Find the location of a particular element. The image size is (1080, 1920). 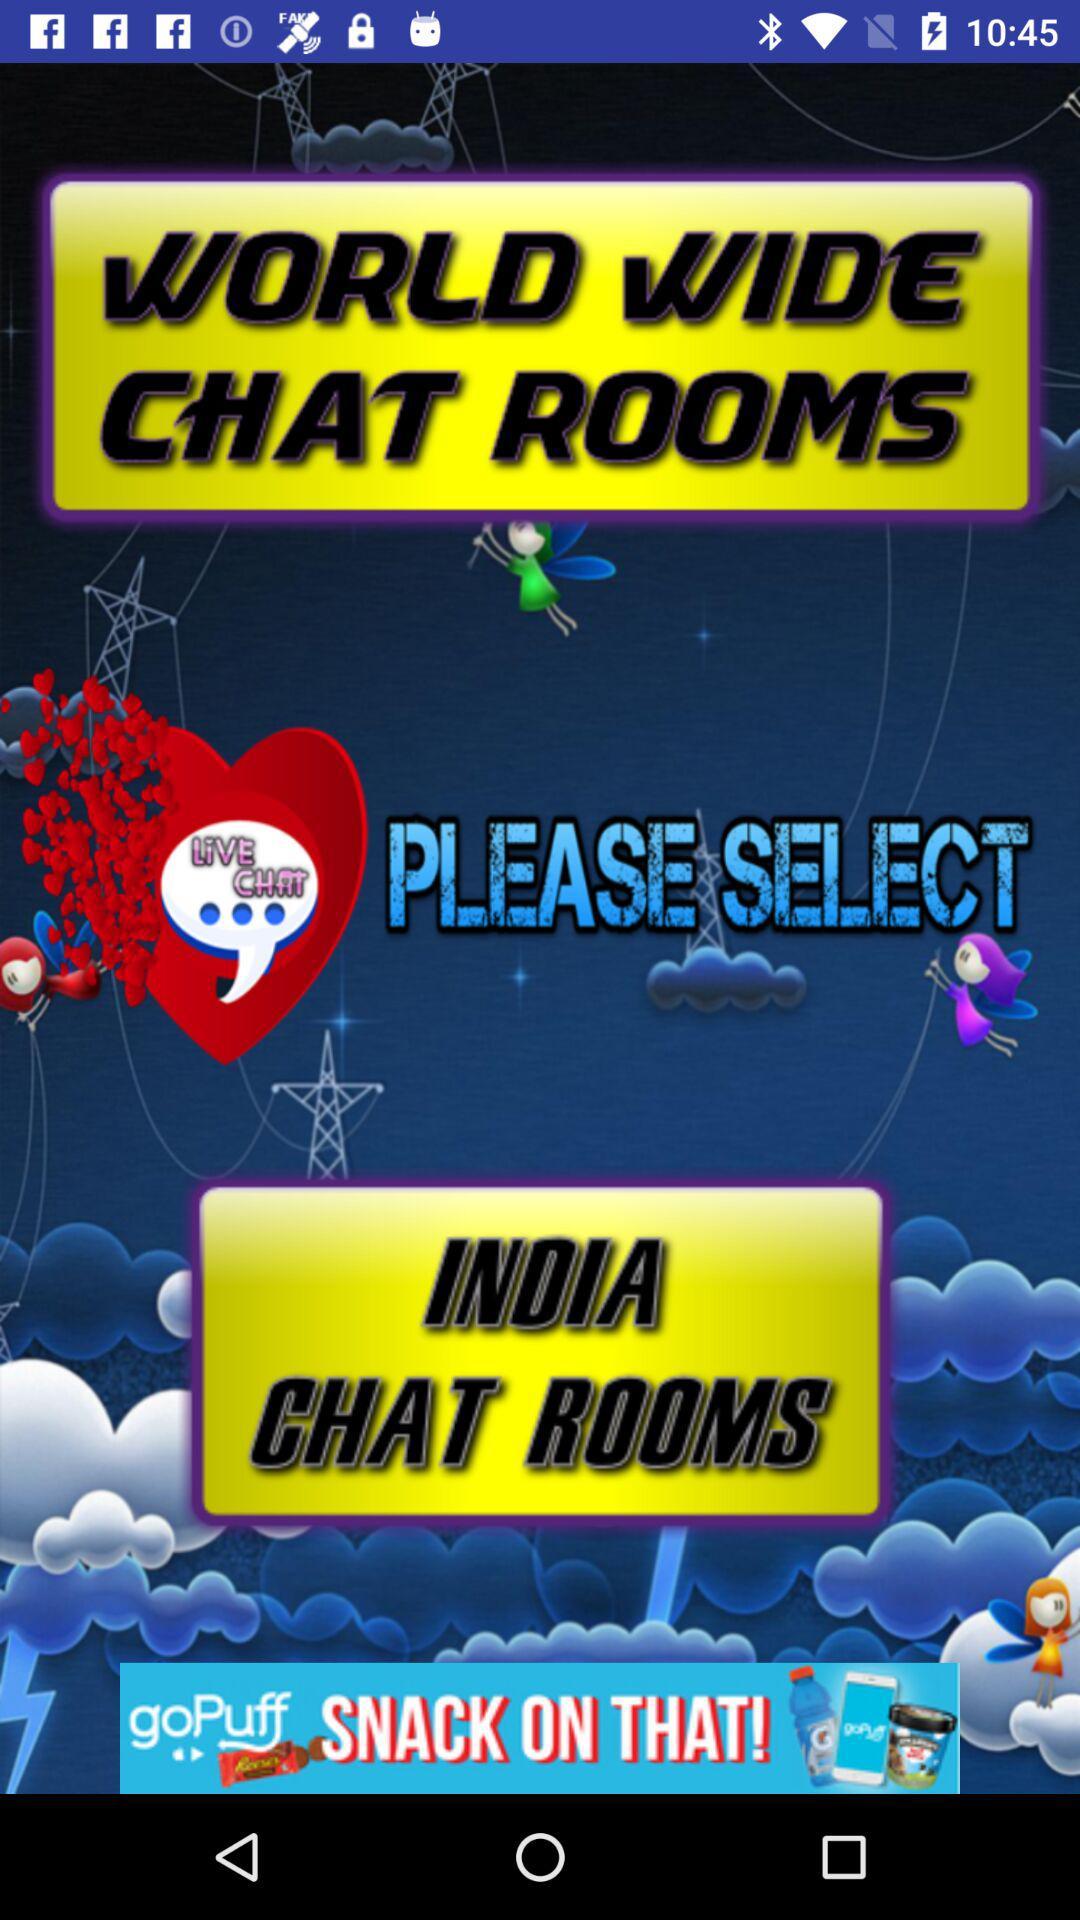

advertisement page is located at coordinates (540, 1727).